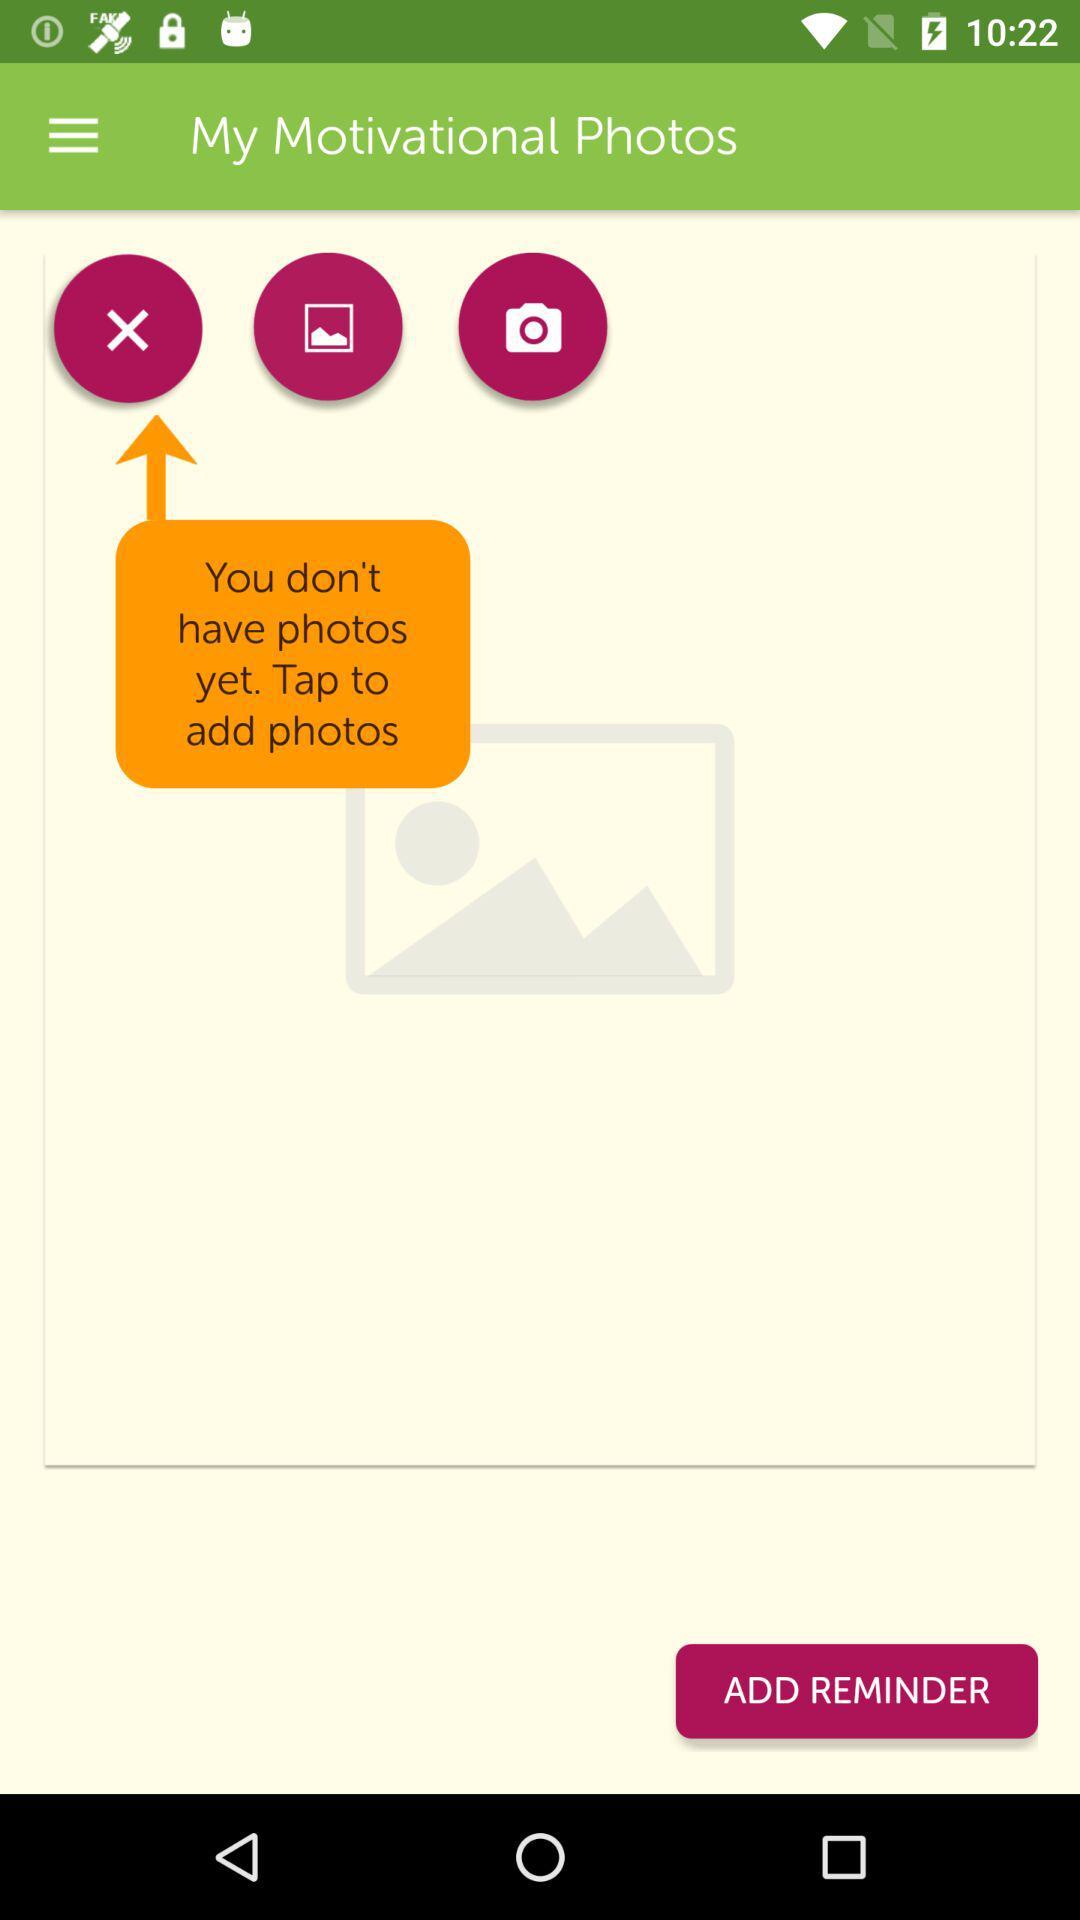  I want to click on the app below my motivational photos, so click(531, 333).